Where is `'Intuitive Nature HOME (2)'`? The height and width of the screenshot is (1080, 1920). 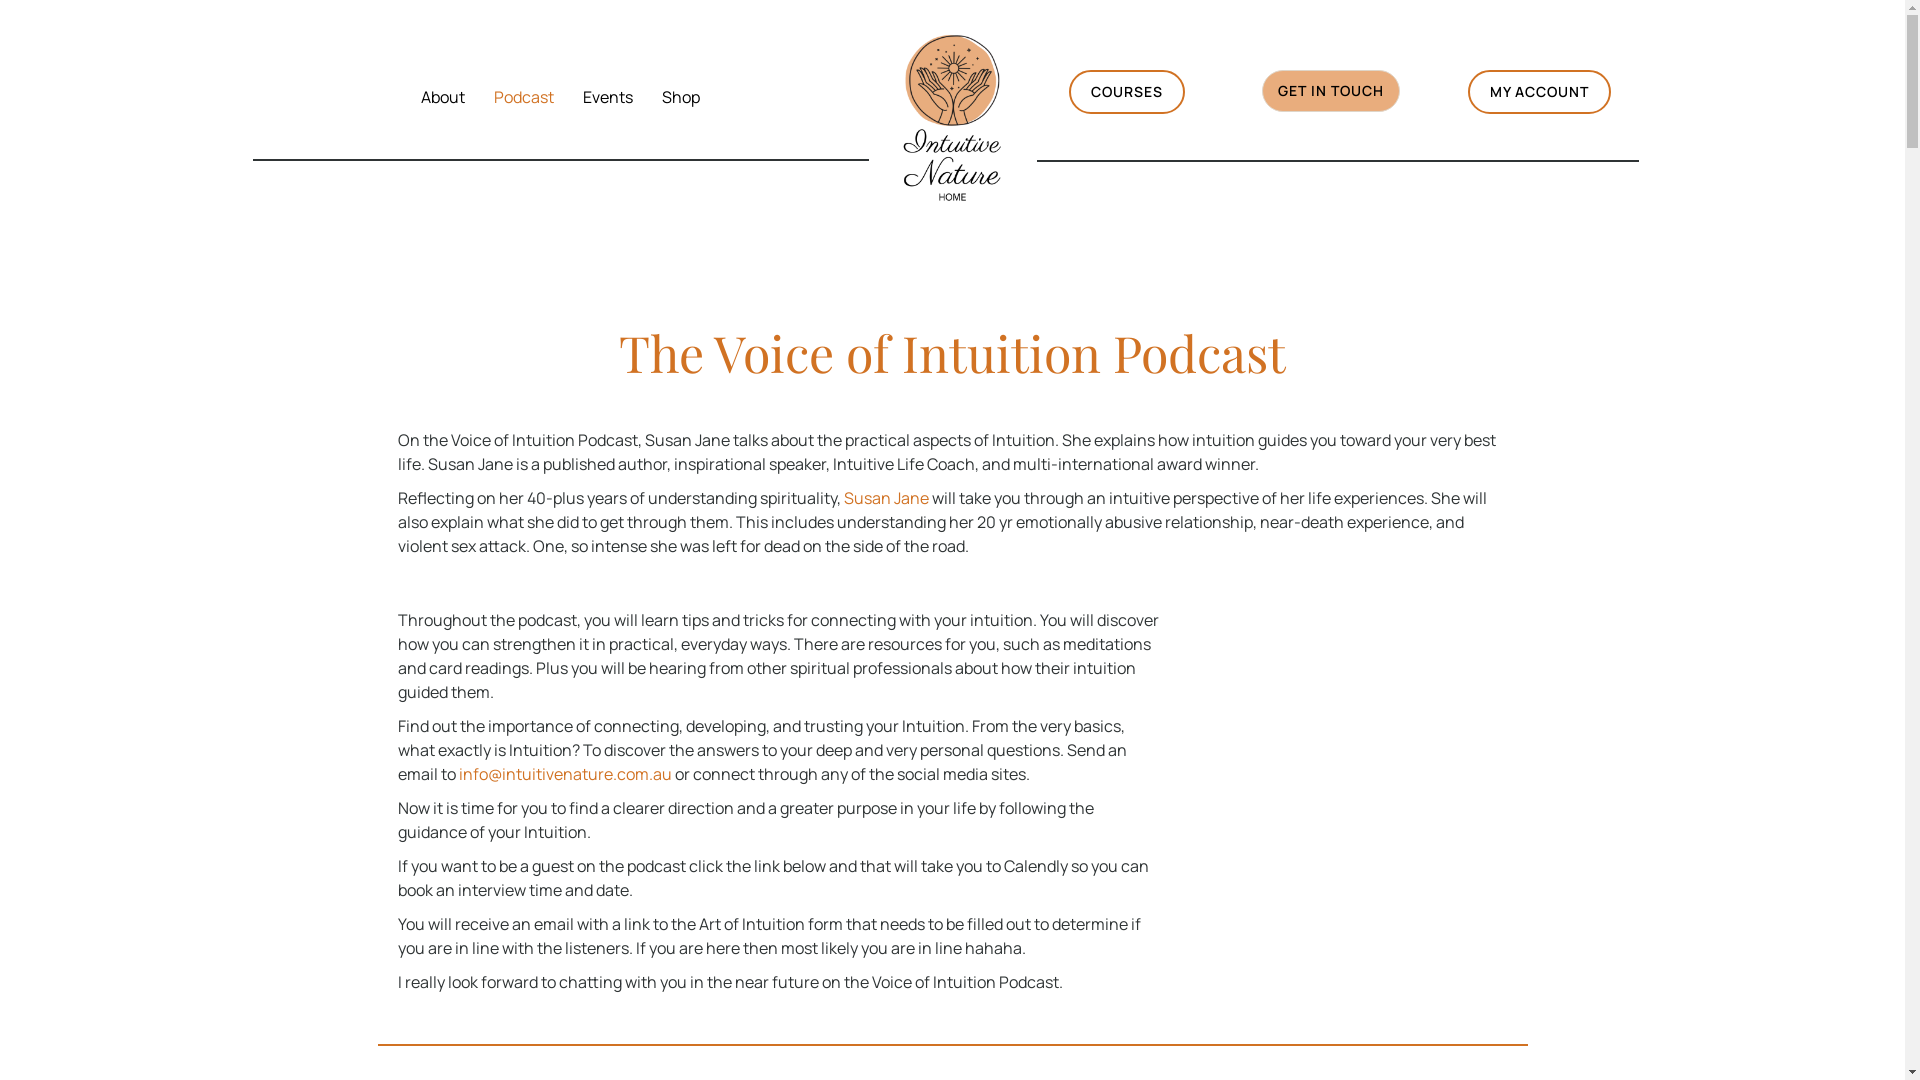 'Intuitive Nature HOME (2)' is located at coordinates (896, 116).